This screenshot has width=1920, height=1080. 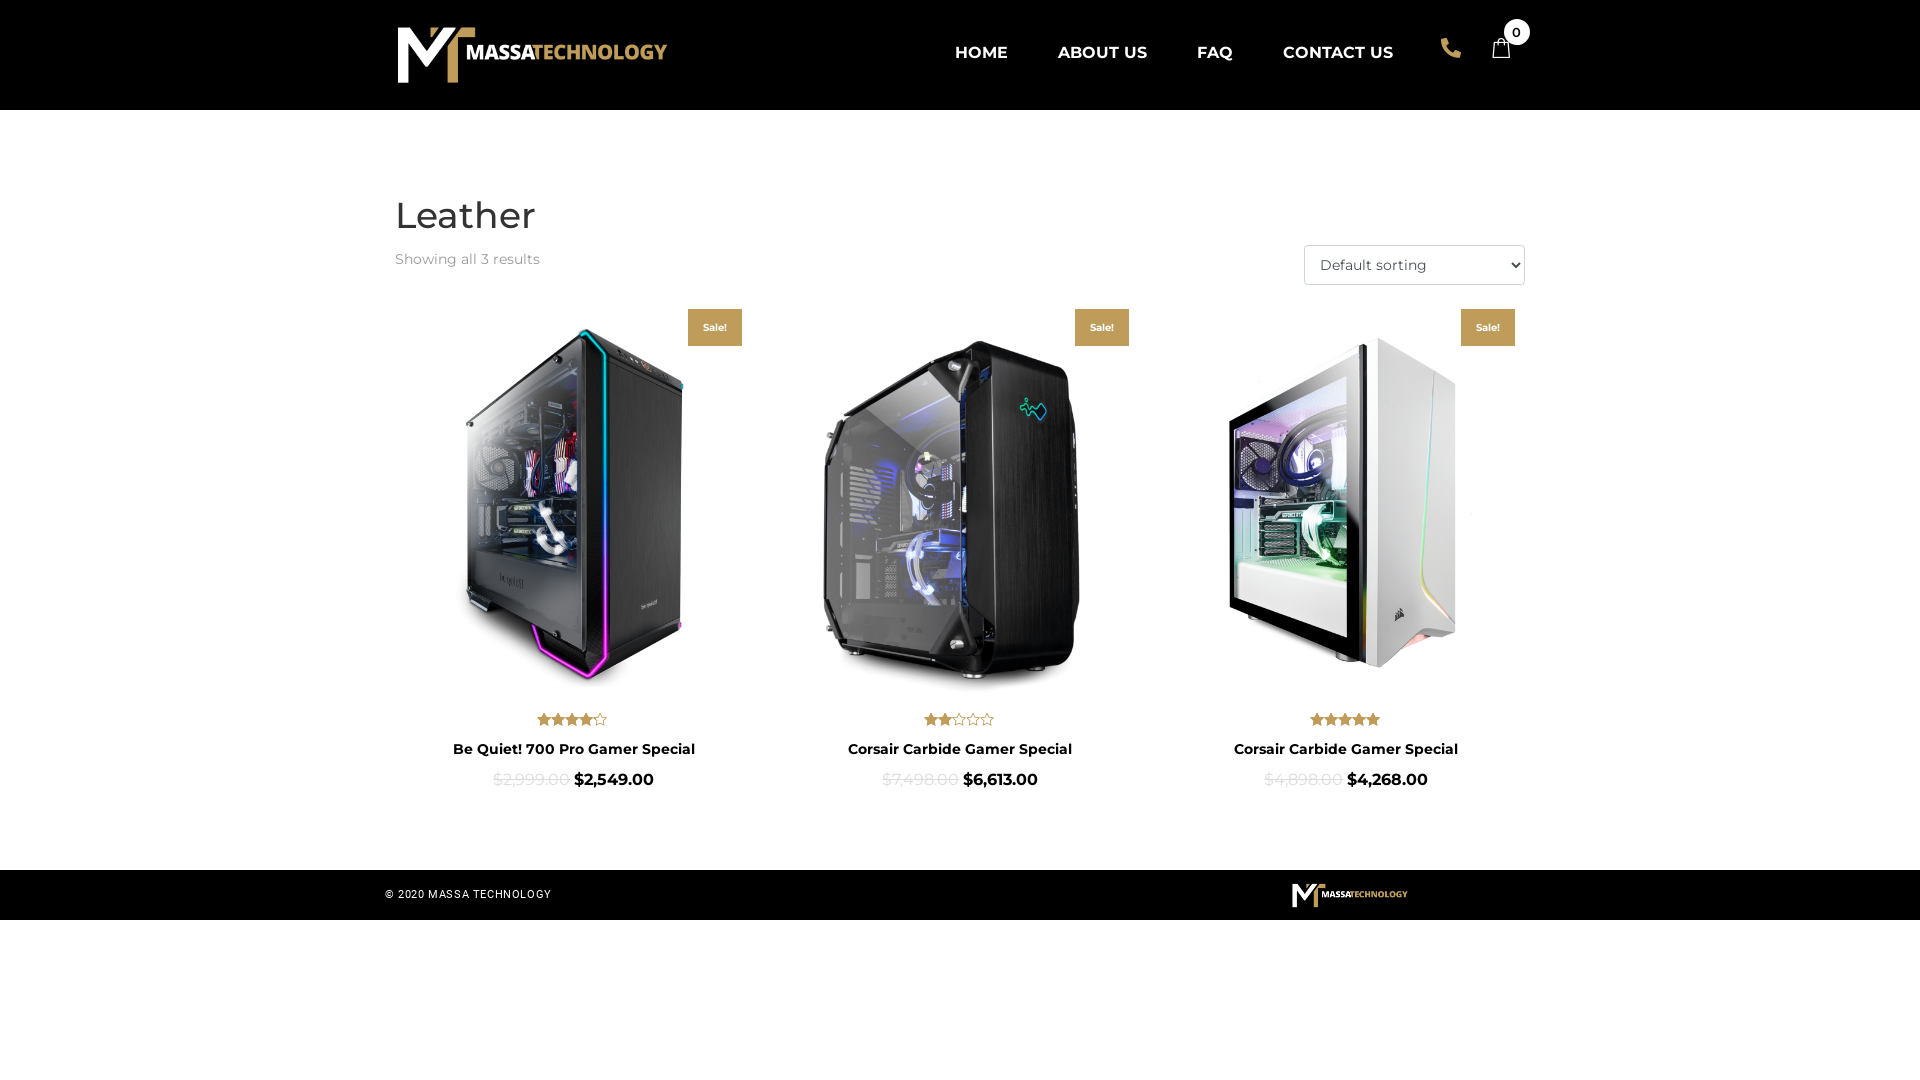 I want to click on 'FAQ', so click(x=1213, y=51).